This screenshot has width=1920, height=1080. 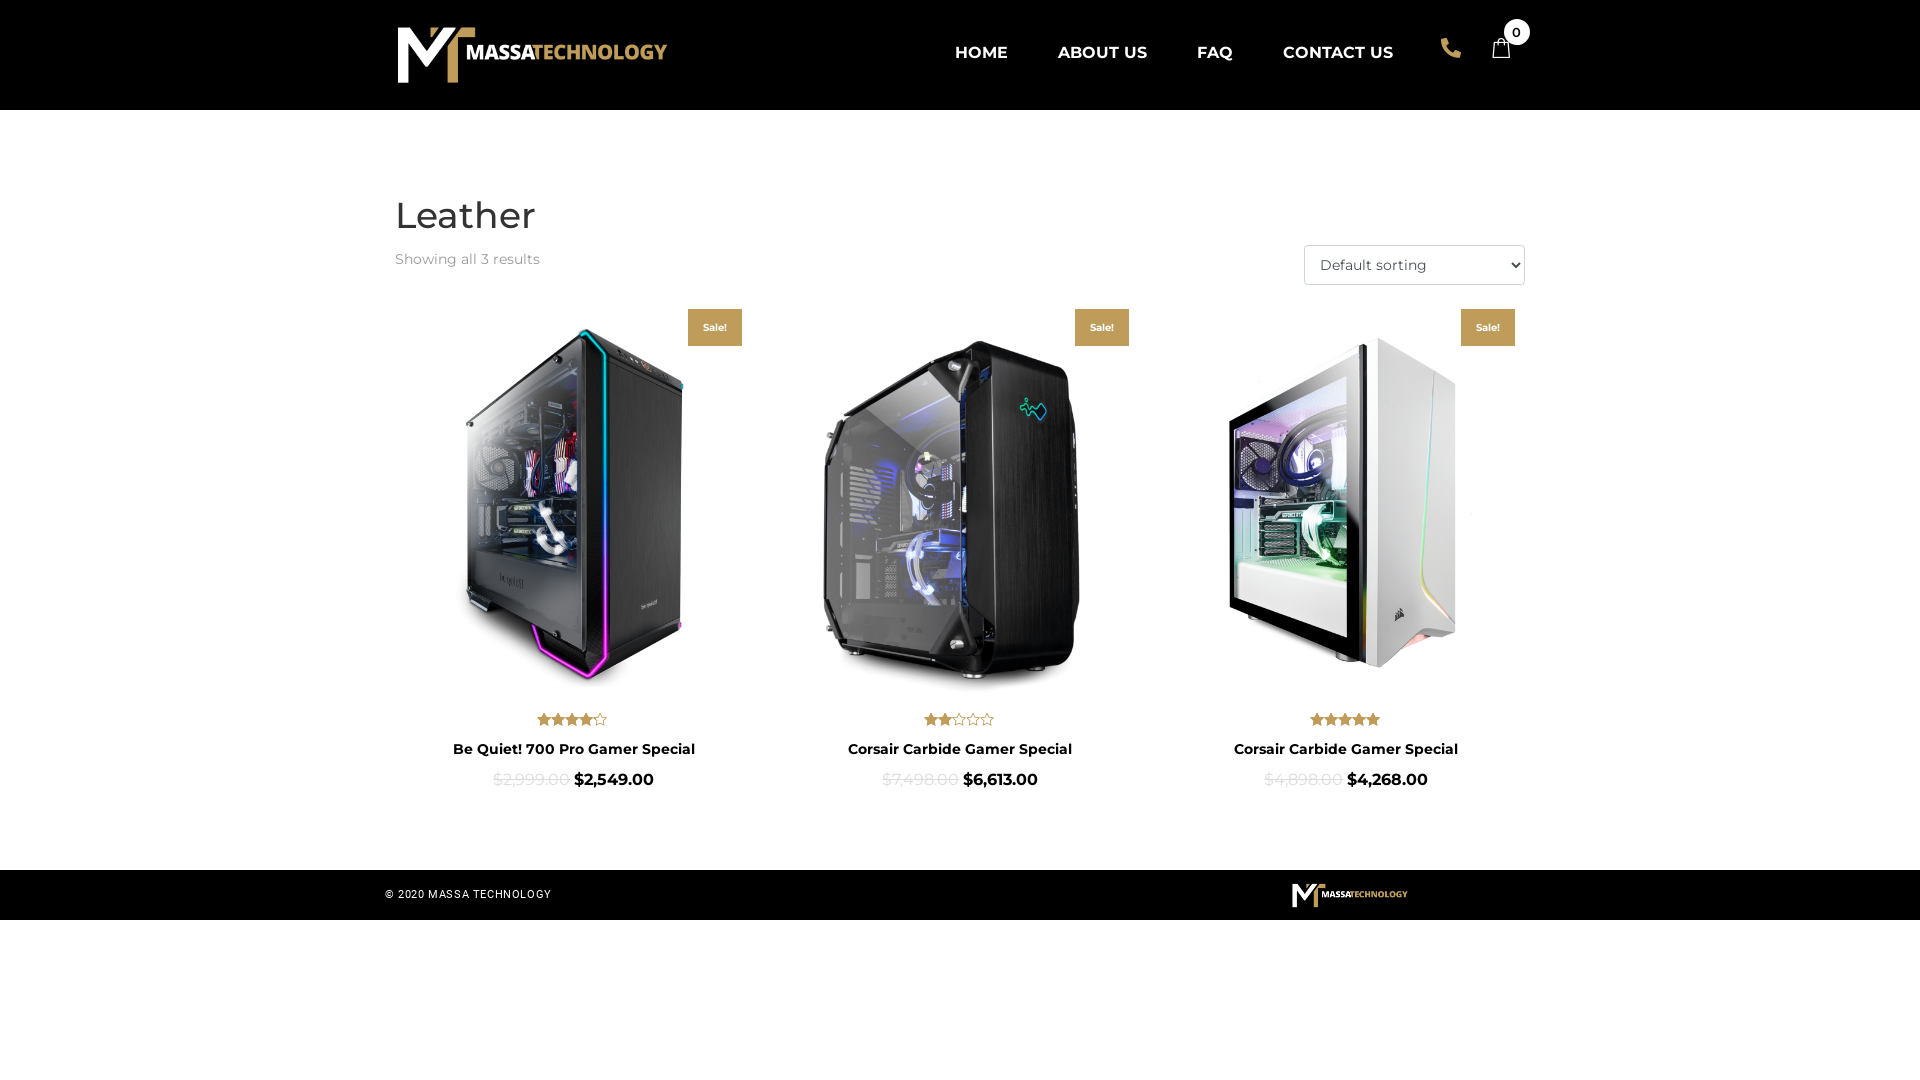 I want to click on 'FAQ', so click(x=1213, y=51).